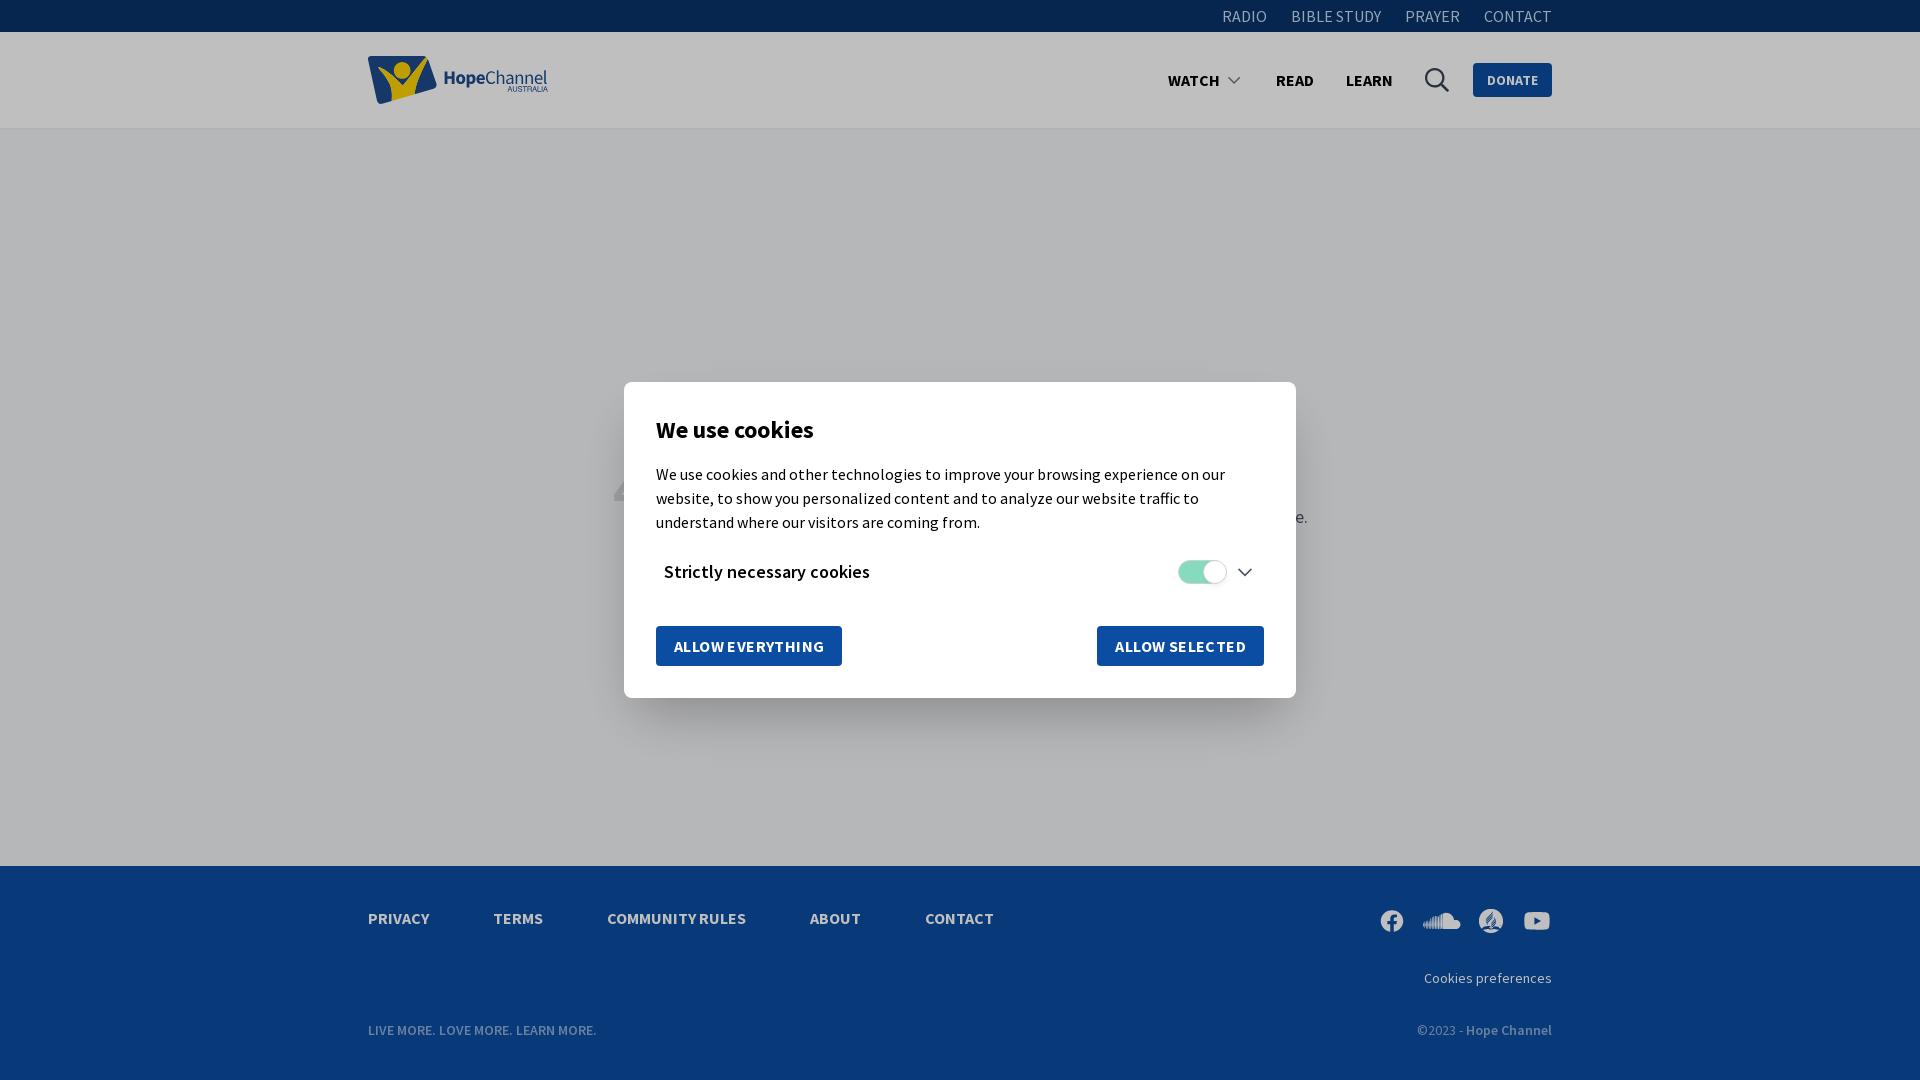 This screenshot has width=1920, height=1080. Describe the element at coordinates (1335, 15) in the screenshot. I see `'BIBLE STUDY'` at that location.